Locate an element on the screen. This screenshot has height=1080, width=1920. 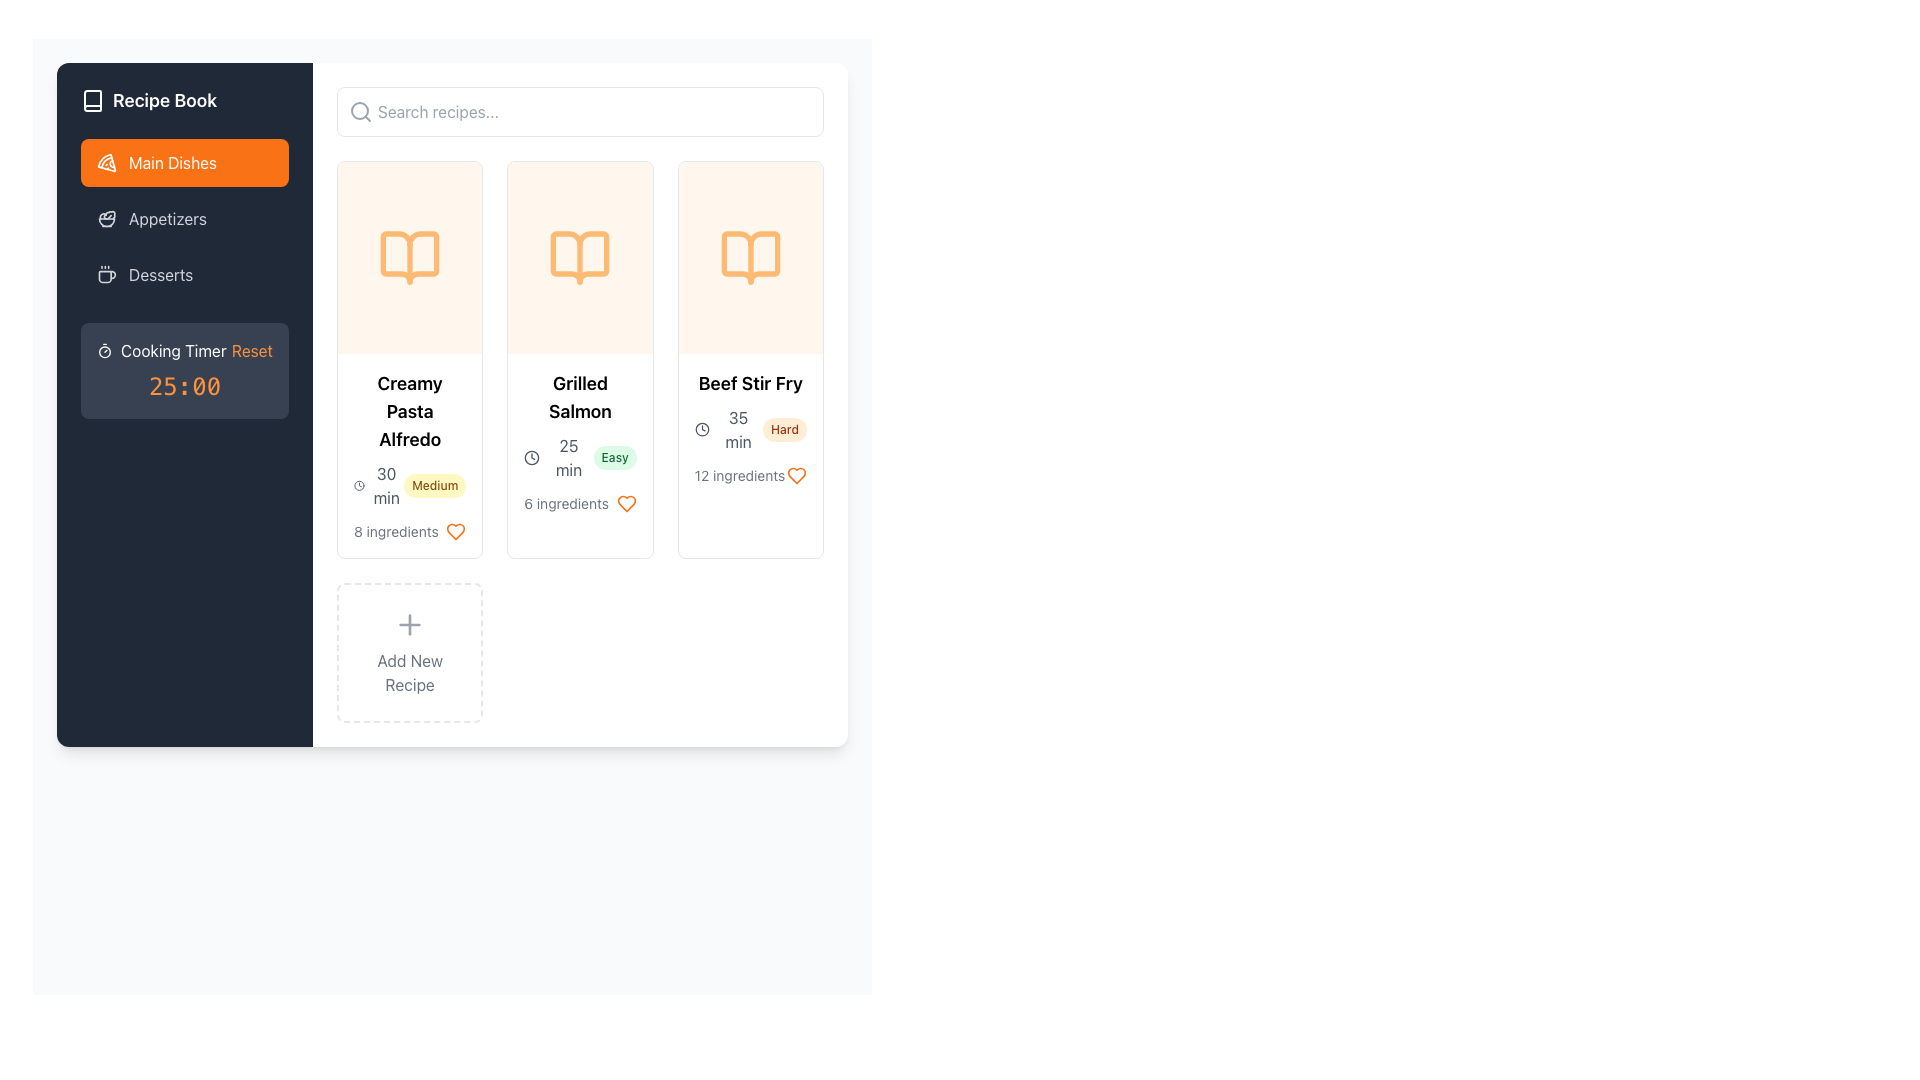
the left-side page of the open book icon in the 'Creamy Pasta Alfredo' card located in the first row of the recipe grid is located at coordinates (409, 257).